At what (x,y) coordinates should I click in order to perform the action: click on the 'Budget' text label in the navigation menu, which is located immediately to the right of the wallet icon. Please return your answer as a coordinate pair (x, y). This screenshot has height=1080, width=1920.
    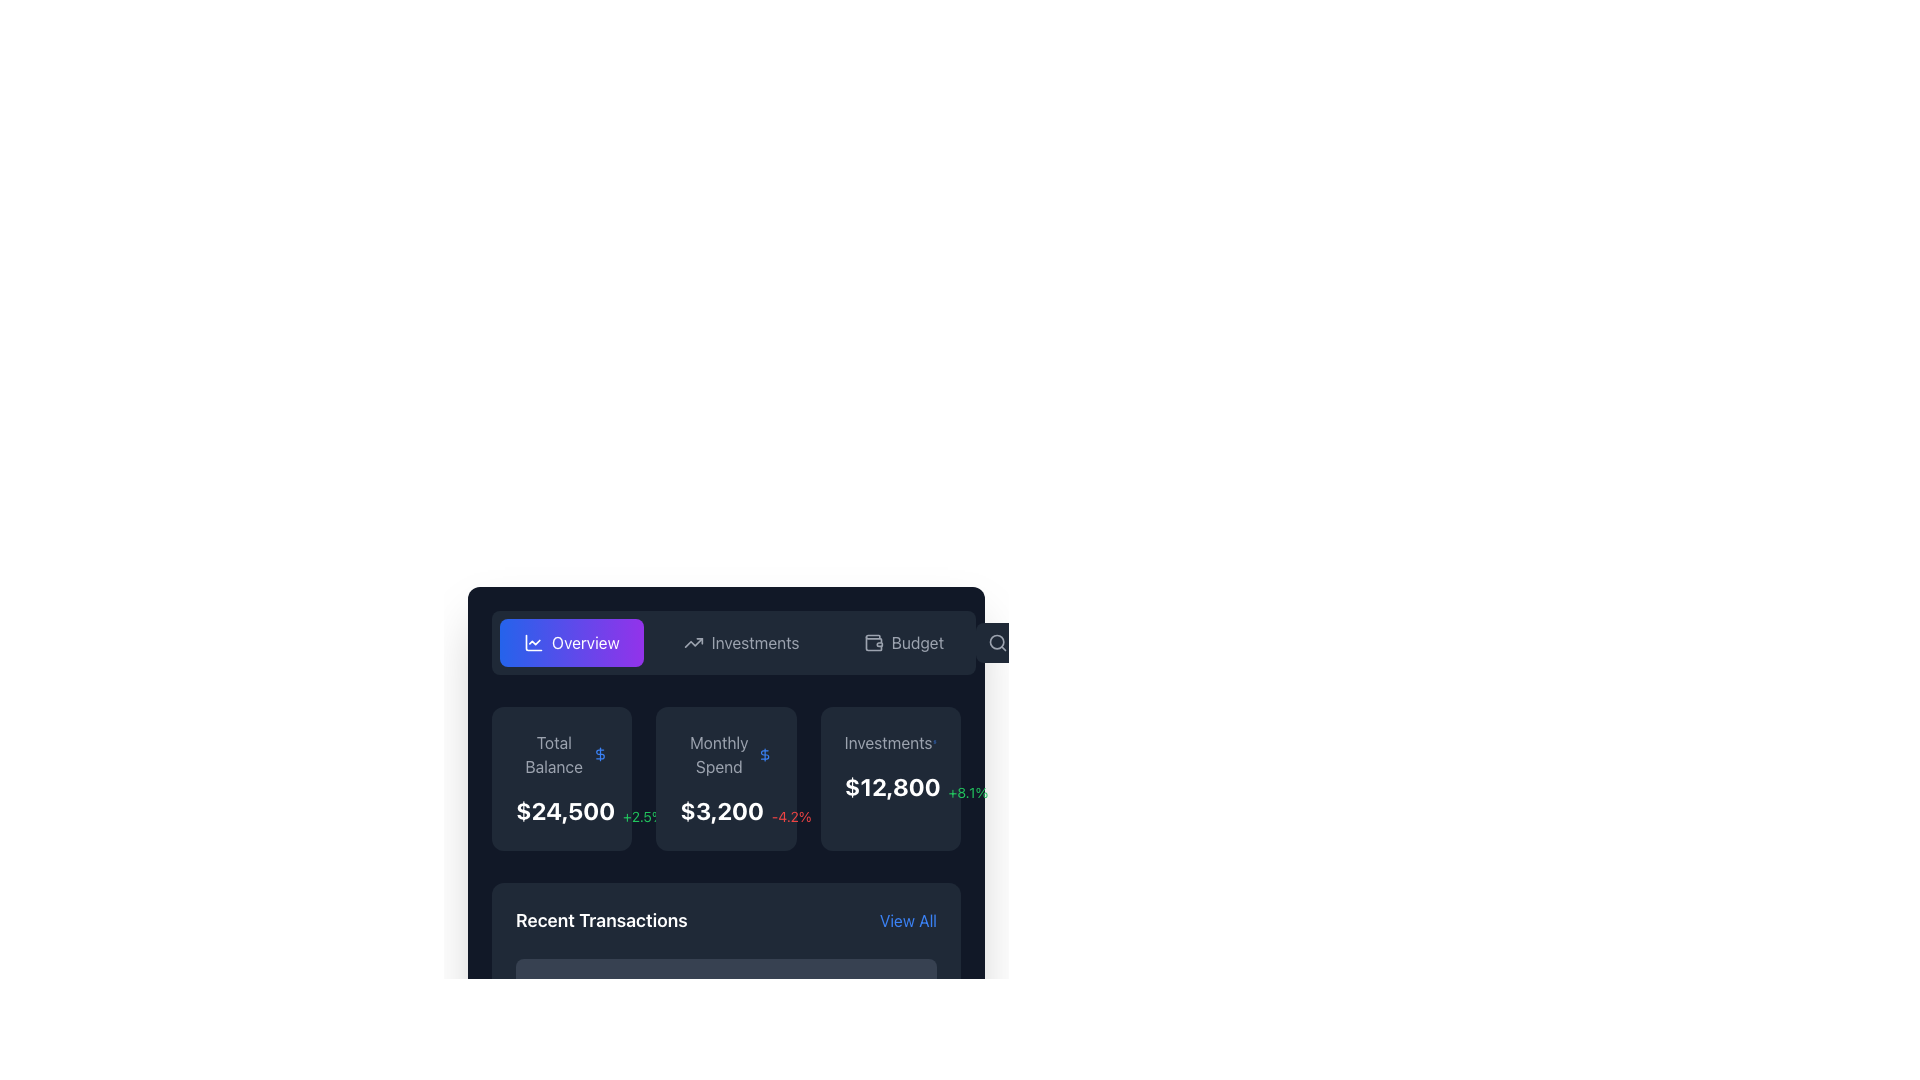
    Looking at the image, I should click on (916, 643).